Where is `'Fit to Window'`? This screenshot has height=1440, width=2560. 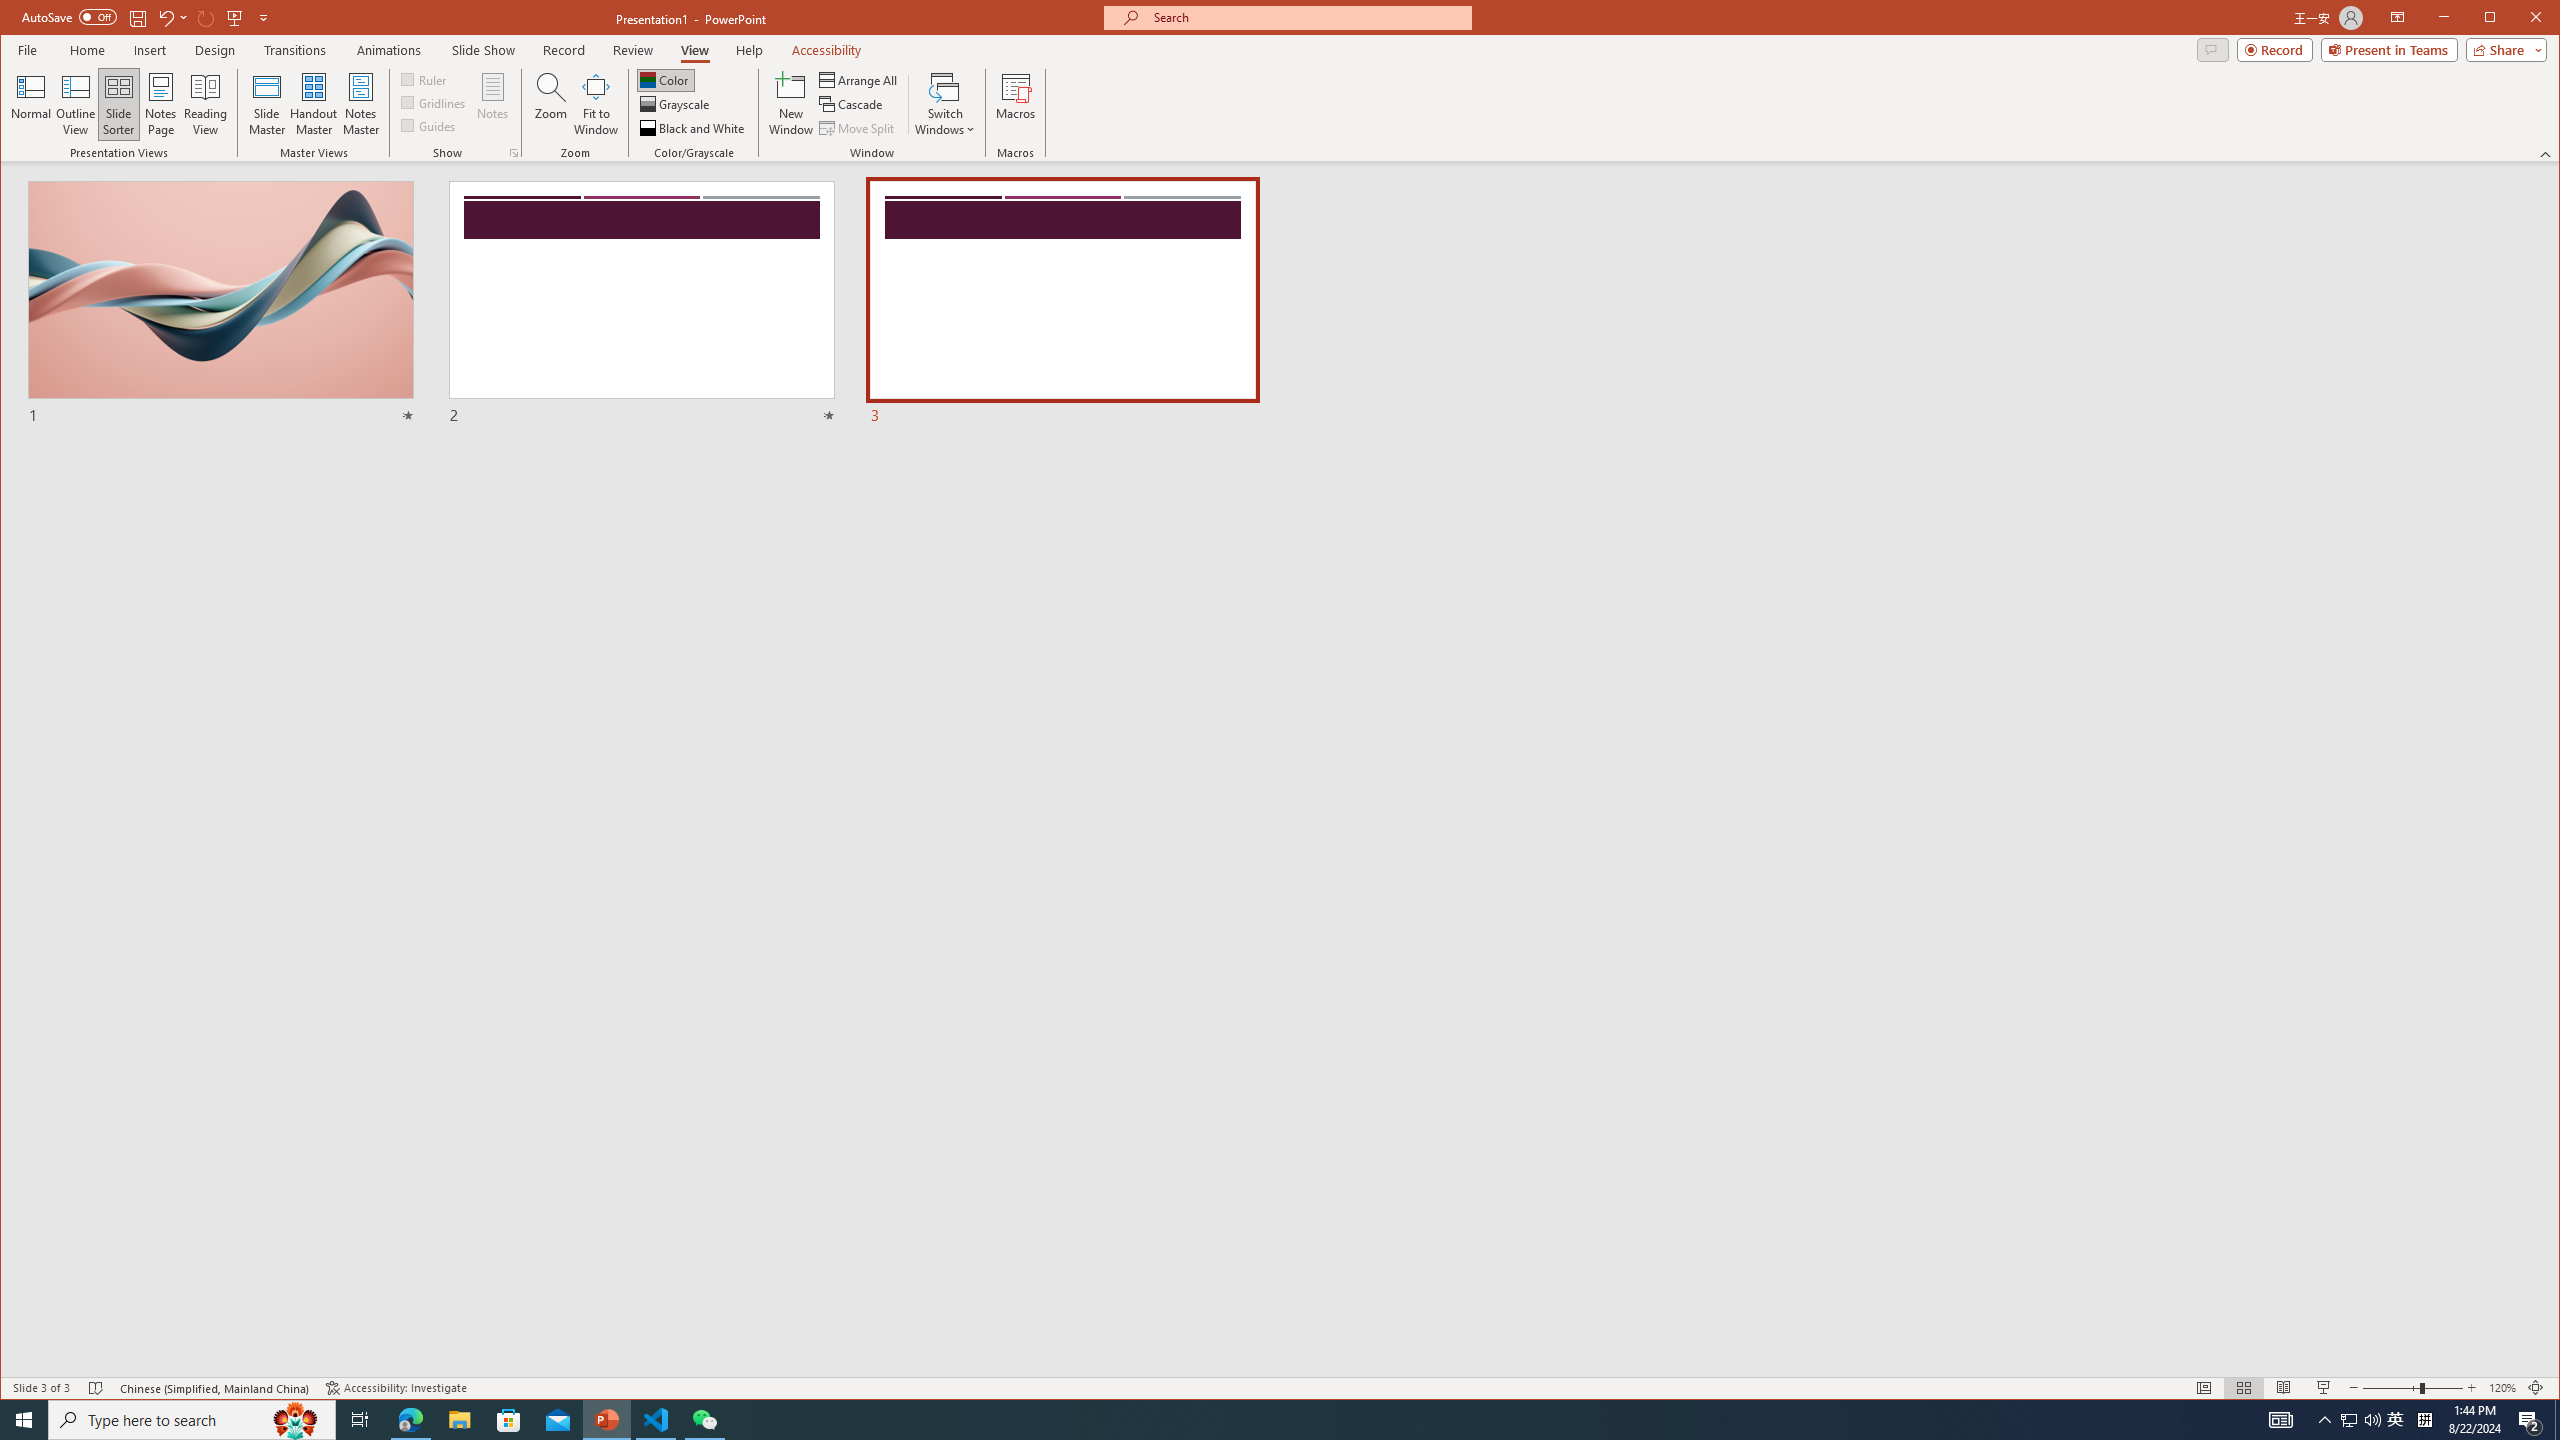
'Fit to Window' is located at coordinates (595, 103).